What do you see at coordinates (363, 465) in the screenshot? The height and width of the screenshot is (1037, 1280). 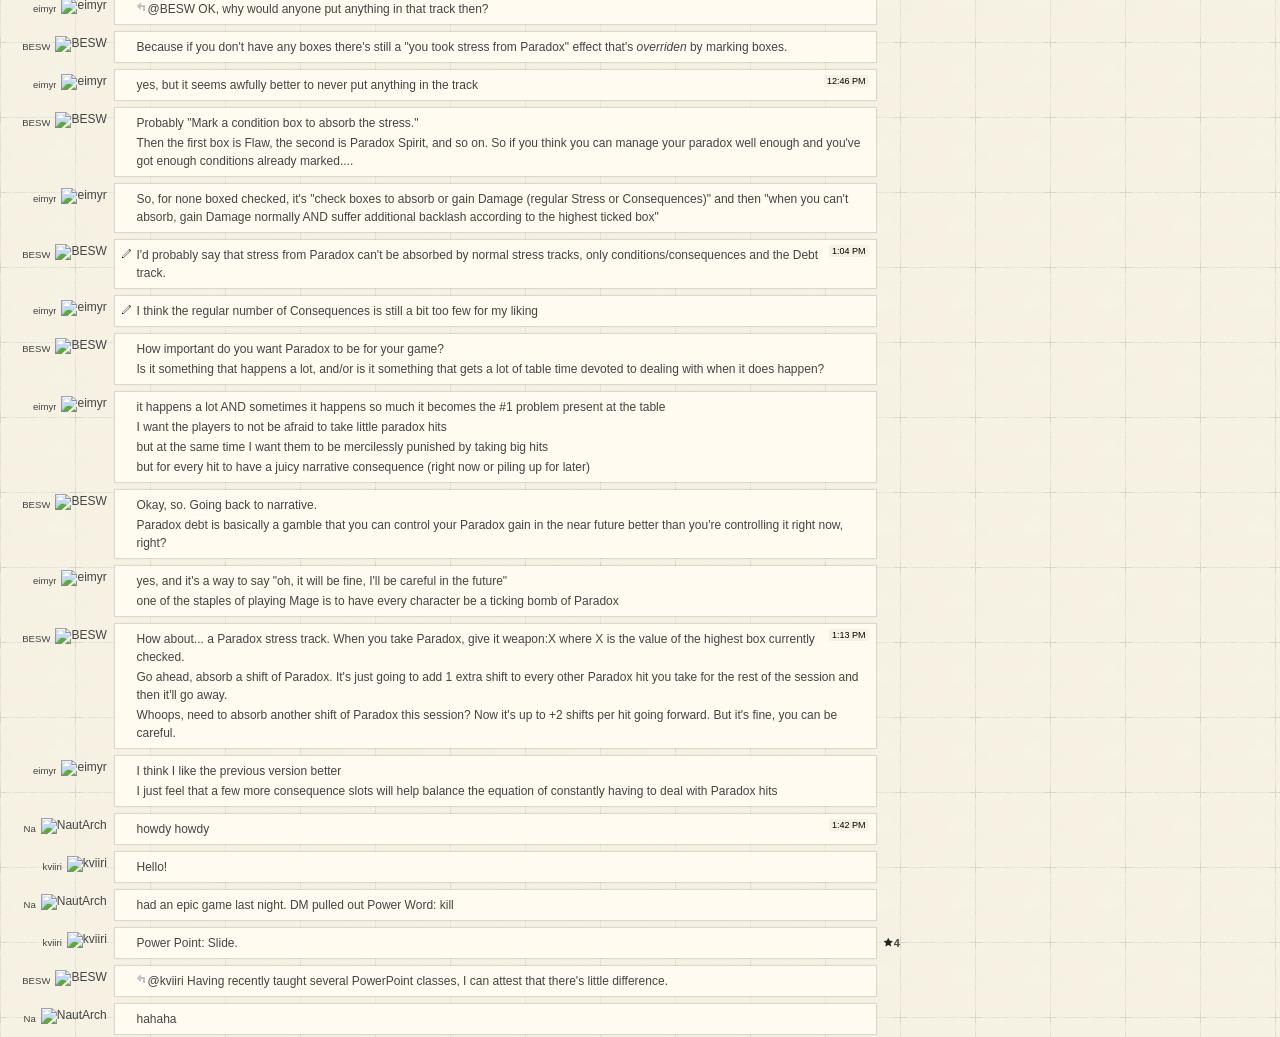 I see `'but for every hit to have a juicy narrative consequence (right now or piling up for later)'` at bounding box center [363, 465].